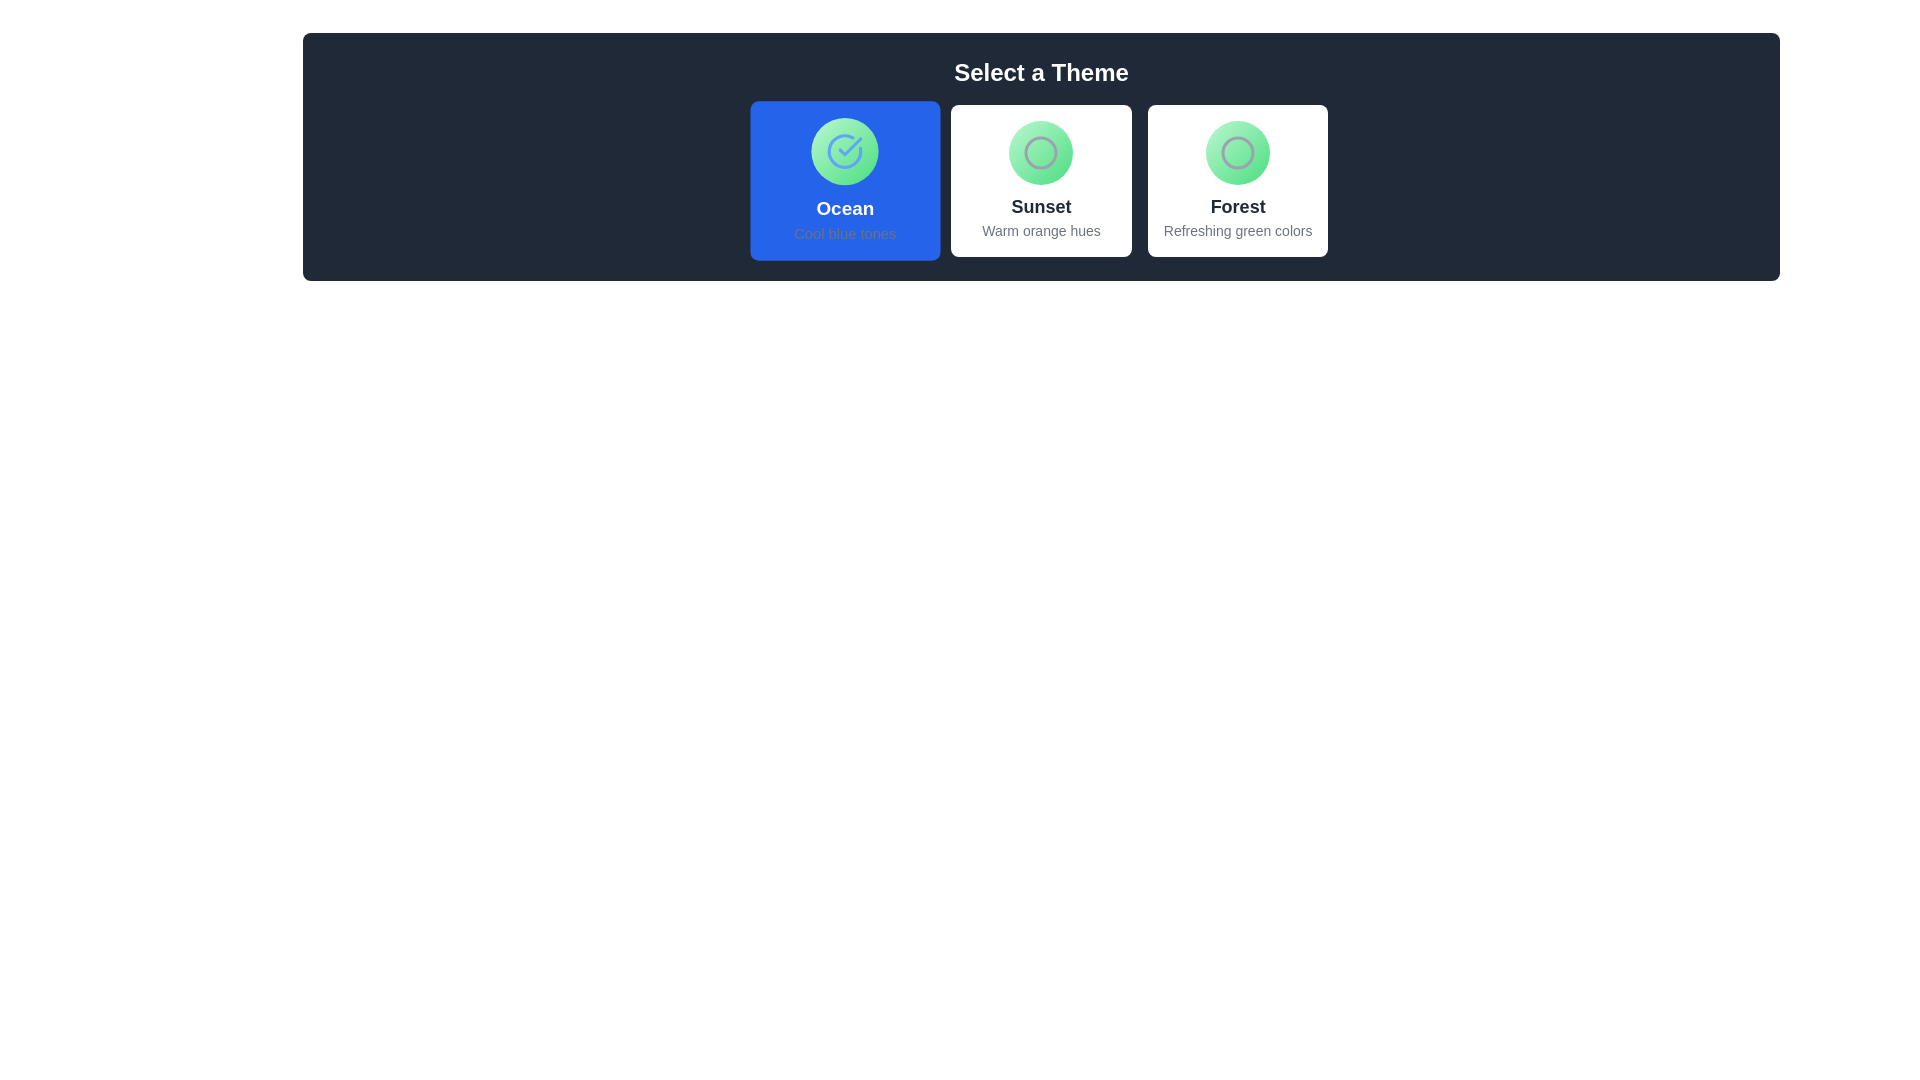 This screenshot has height=1080, width=1920. What do you see at coordinates (844, 208) in the screenshot?
I see `the static text element displaying the label 'Ocean' which is positioned at the bottom center of a card with a blue background` at bounding box center [844, 208].